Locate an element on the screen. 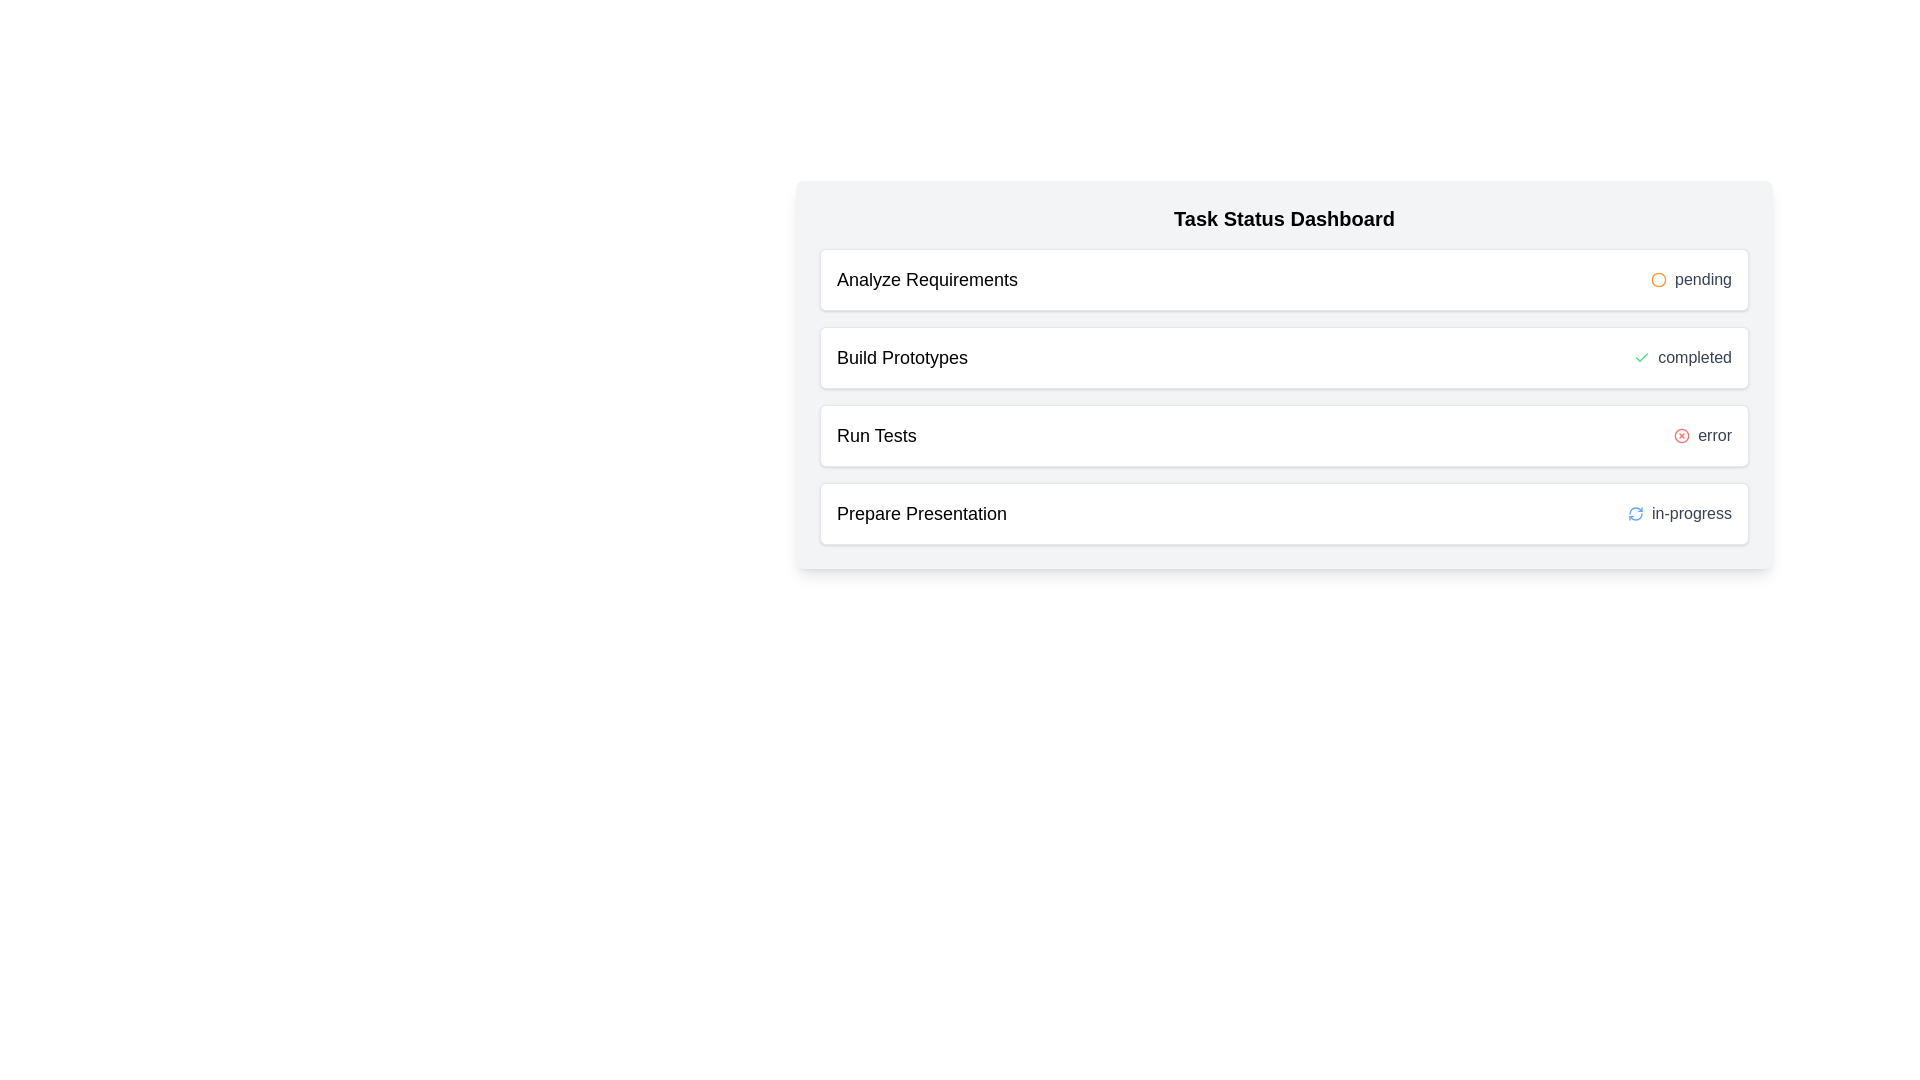  the circular icon that represents the 'pending' status of the associated task in the dashboard, located to the left of the 'pending' label in the first row of the task list is located at coordinates (1659, 280).